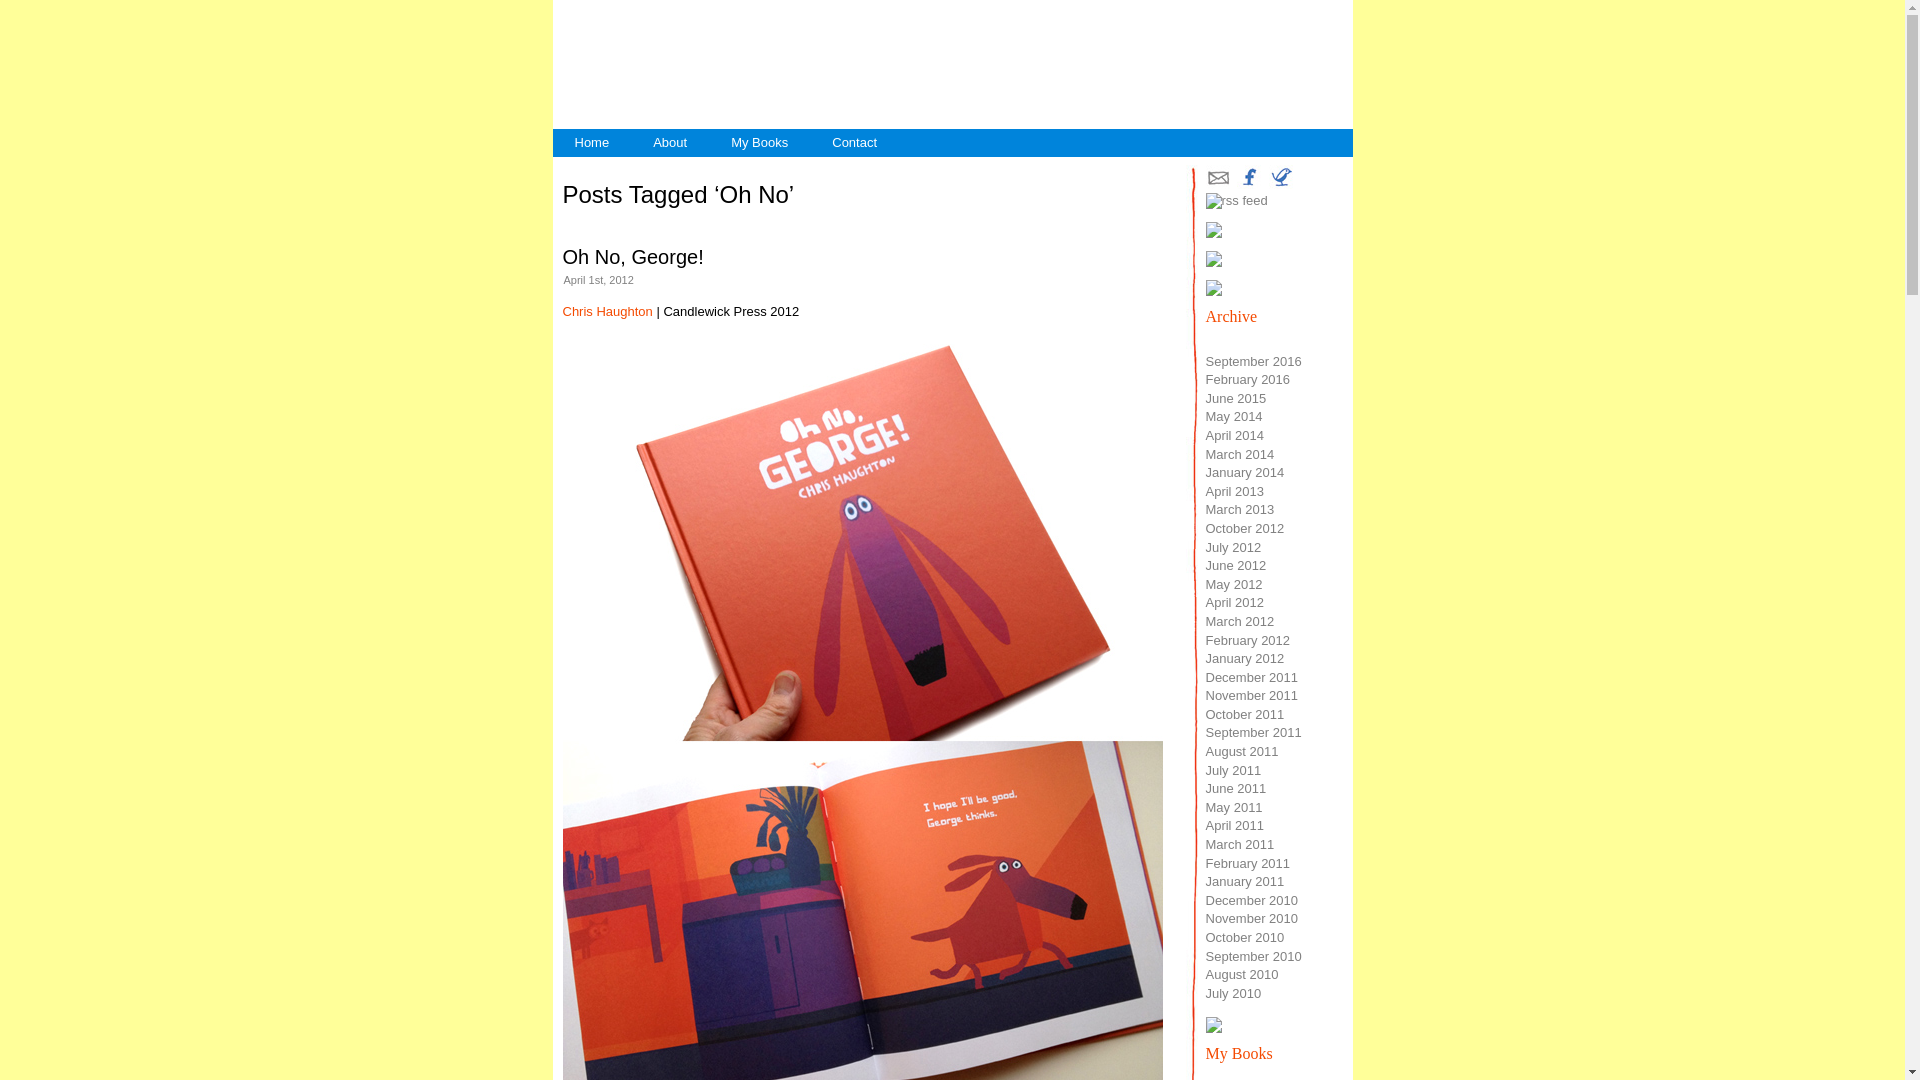 This screenshot has height=1080, width=1920. What do you see at coordinates (1252, 361) in the screenshot?
I see `'September 2016'` at bounding box center [1252, 361].